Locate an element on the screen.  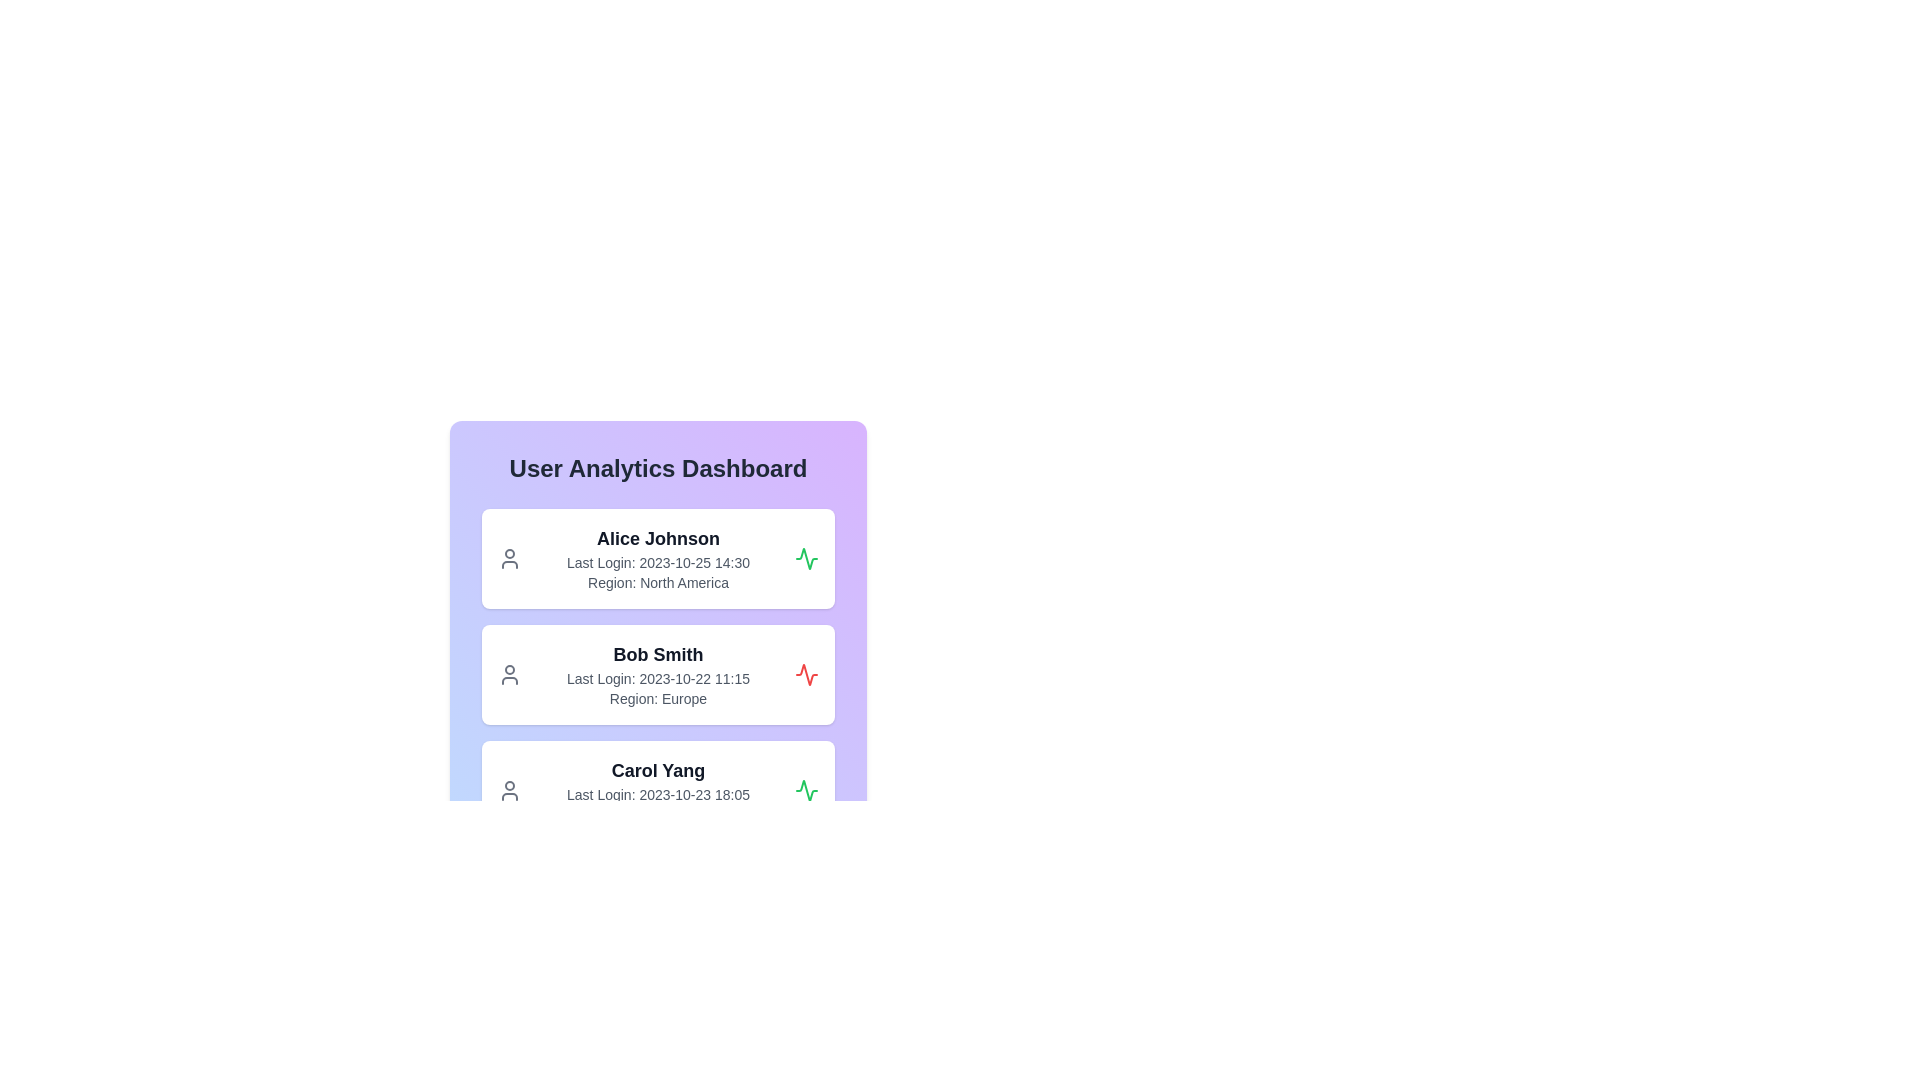
the text label displaying 'Last Login: 2023-10-23 18:05' which is located below 'Carol Yang' and above 'Region: Asia' is located at coordinates (658, 793).